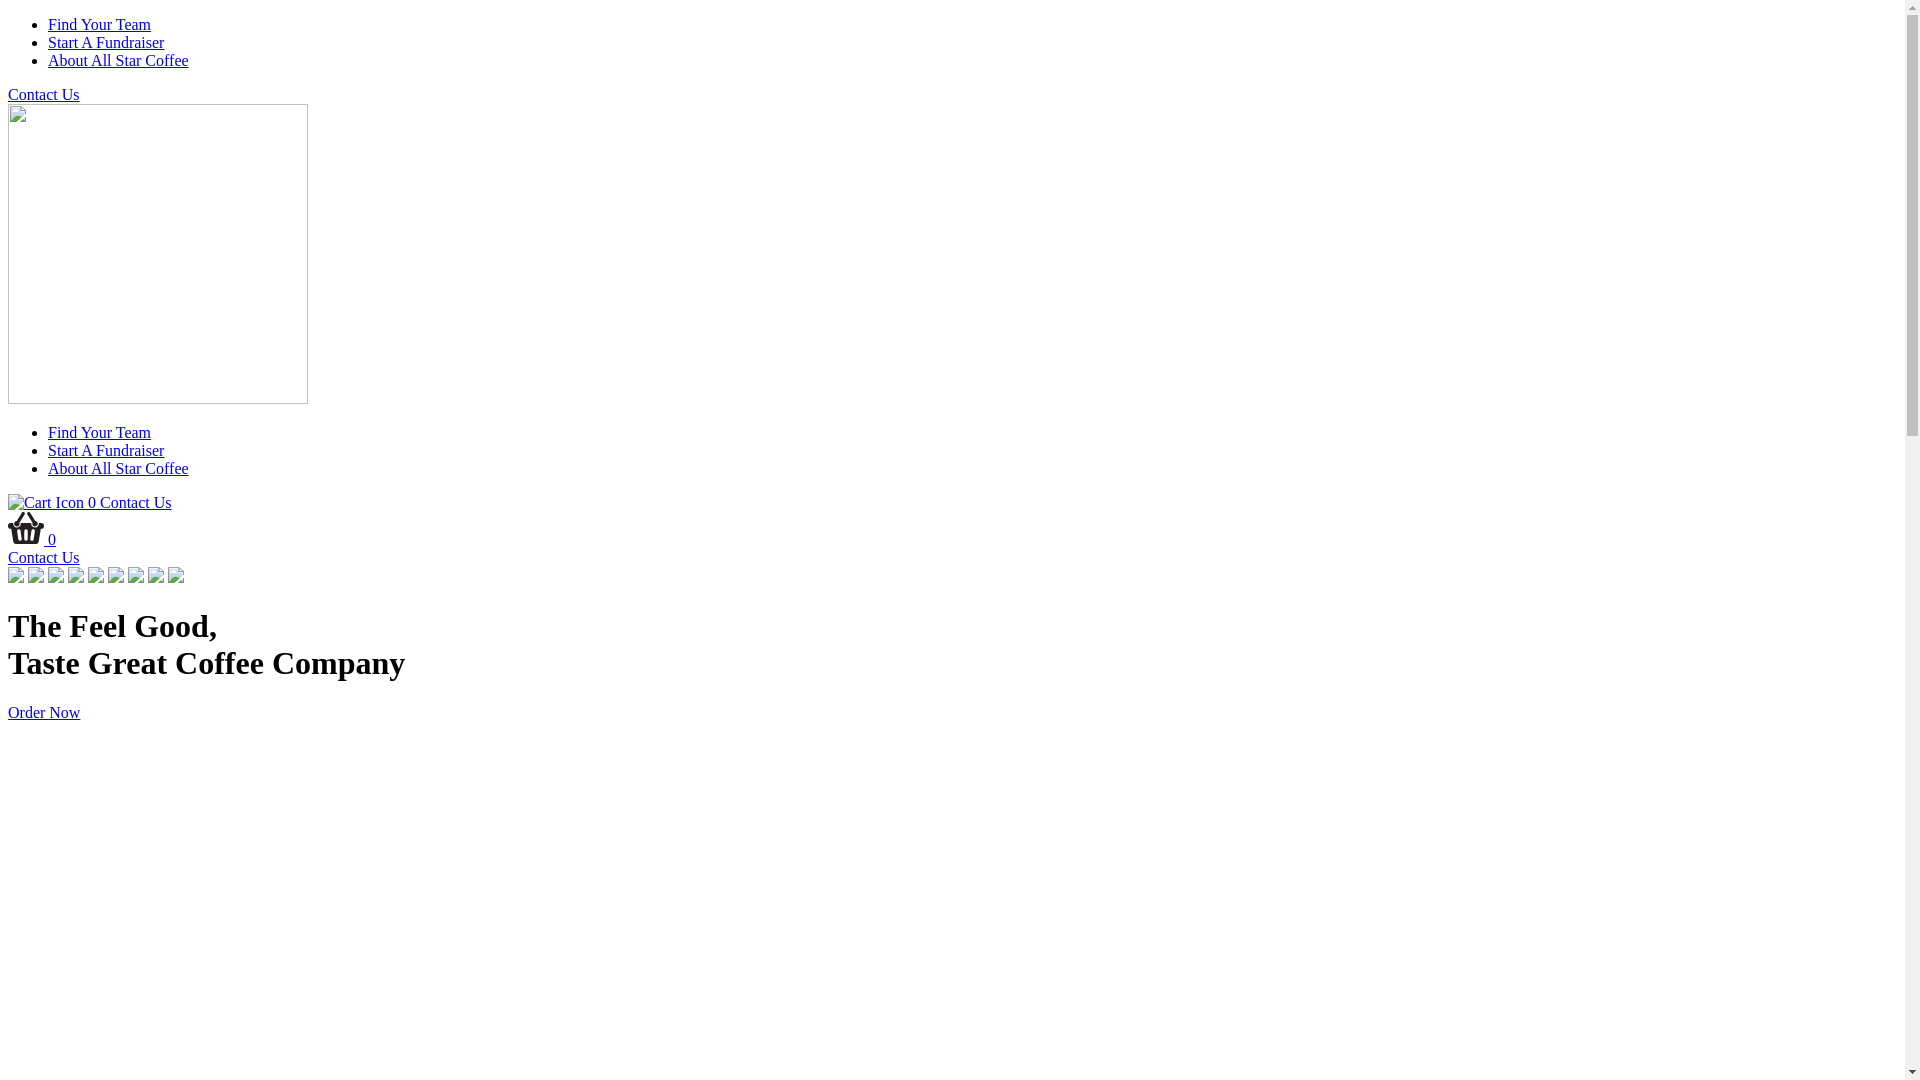  Describe the element at coordinates (134, 501) in the screenshot. I see `'Contact Us'` at that location.